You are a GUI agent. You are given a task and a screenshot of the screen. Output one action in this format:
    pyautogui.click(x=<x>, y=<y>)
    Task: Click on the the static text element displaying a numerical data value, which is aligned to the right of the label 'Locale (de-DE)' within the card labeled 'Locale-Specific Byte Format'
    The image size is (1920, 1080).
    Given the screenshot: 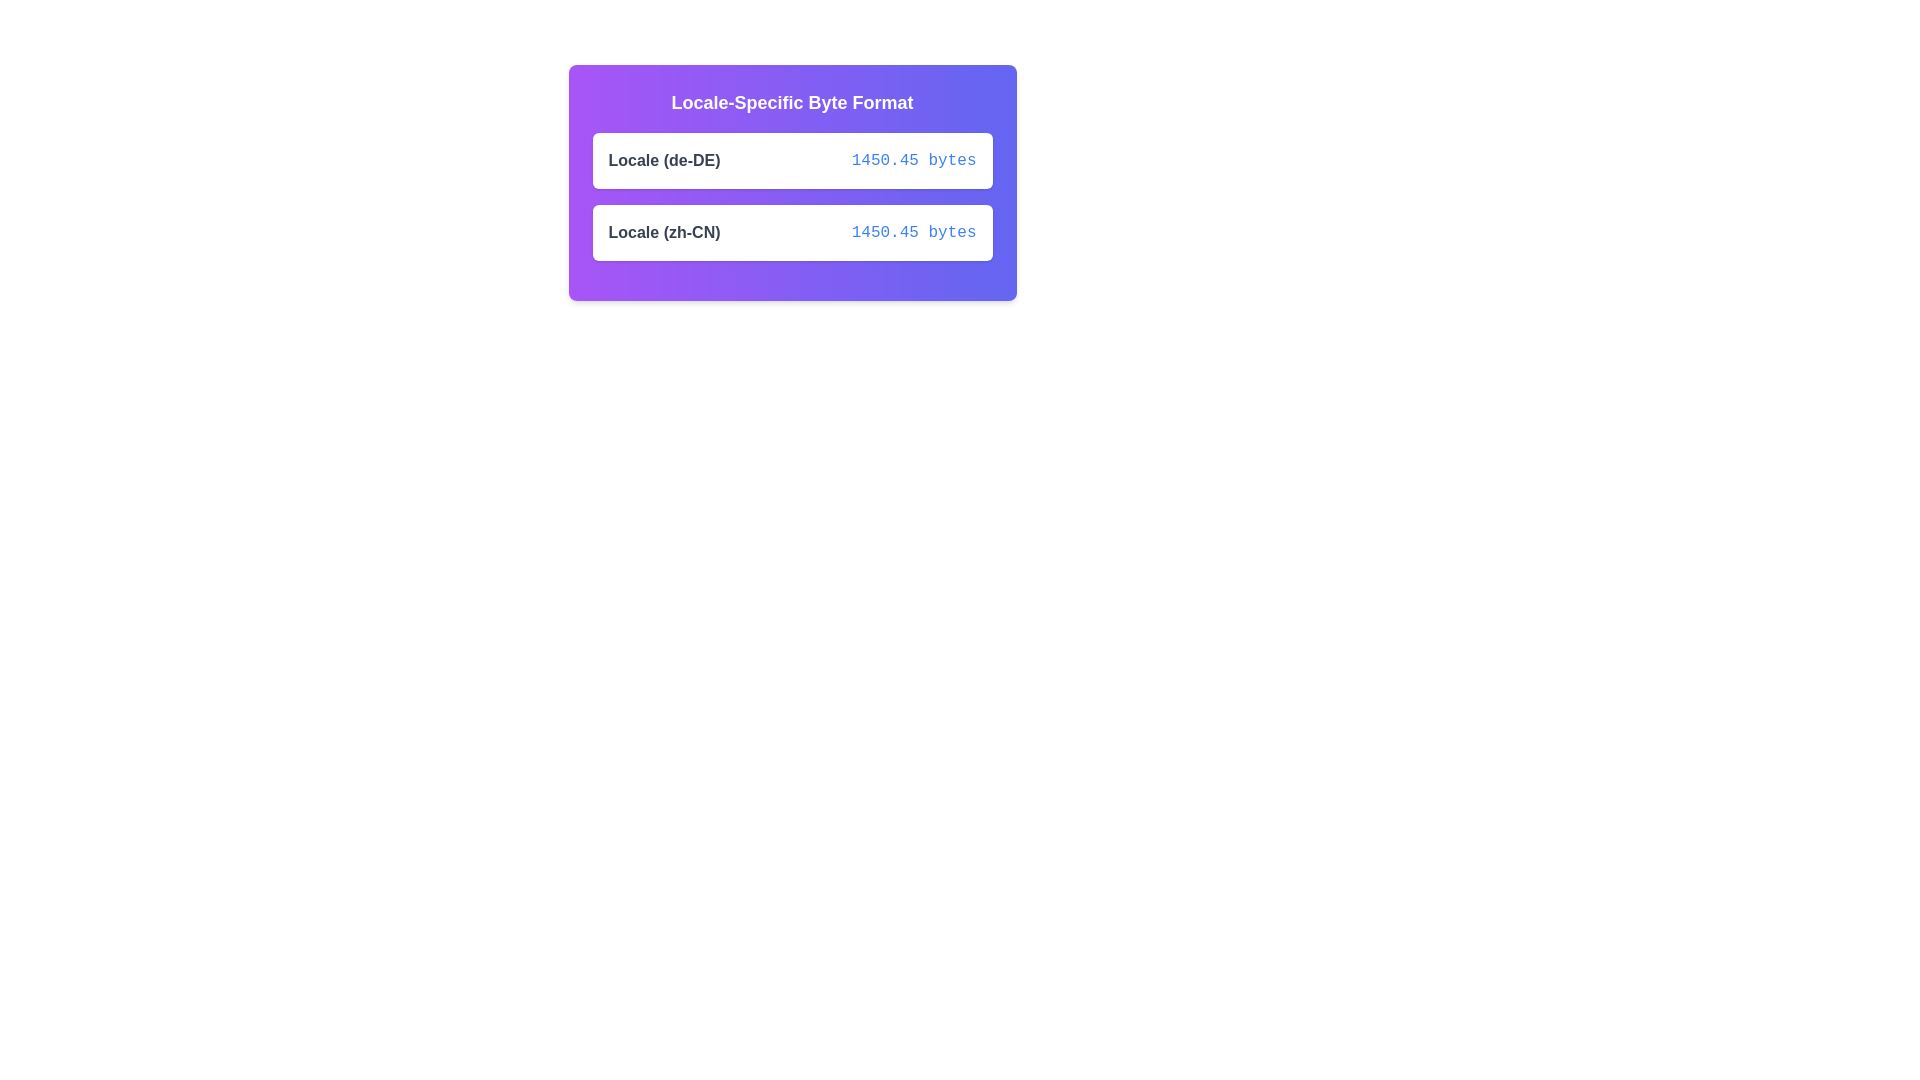 What is the action you would take?
    pyautogui.click(x=913, y=160)
    